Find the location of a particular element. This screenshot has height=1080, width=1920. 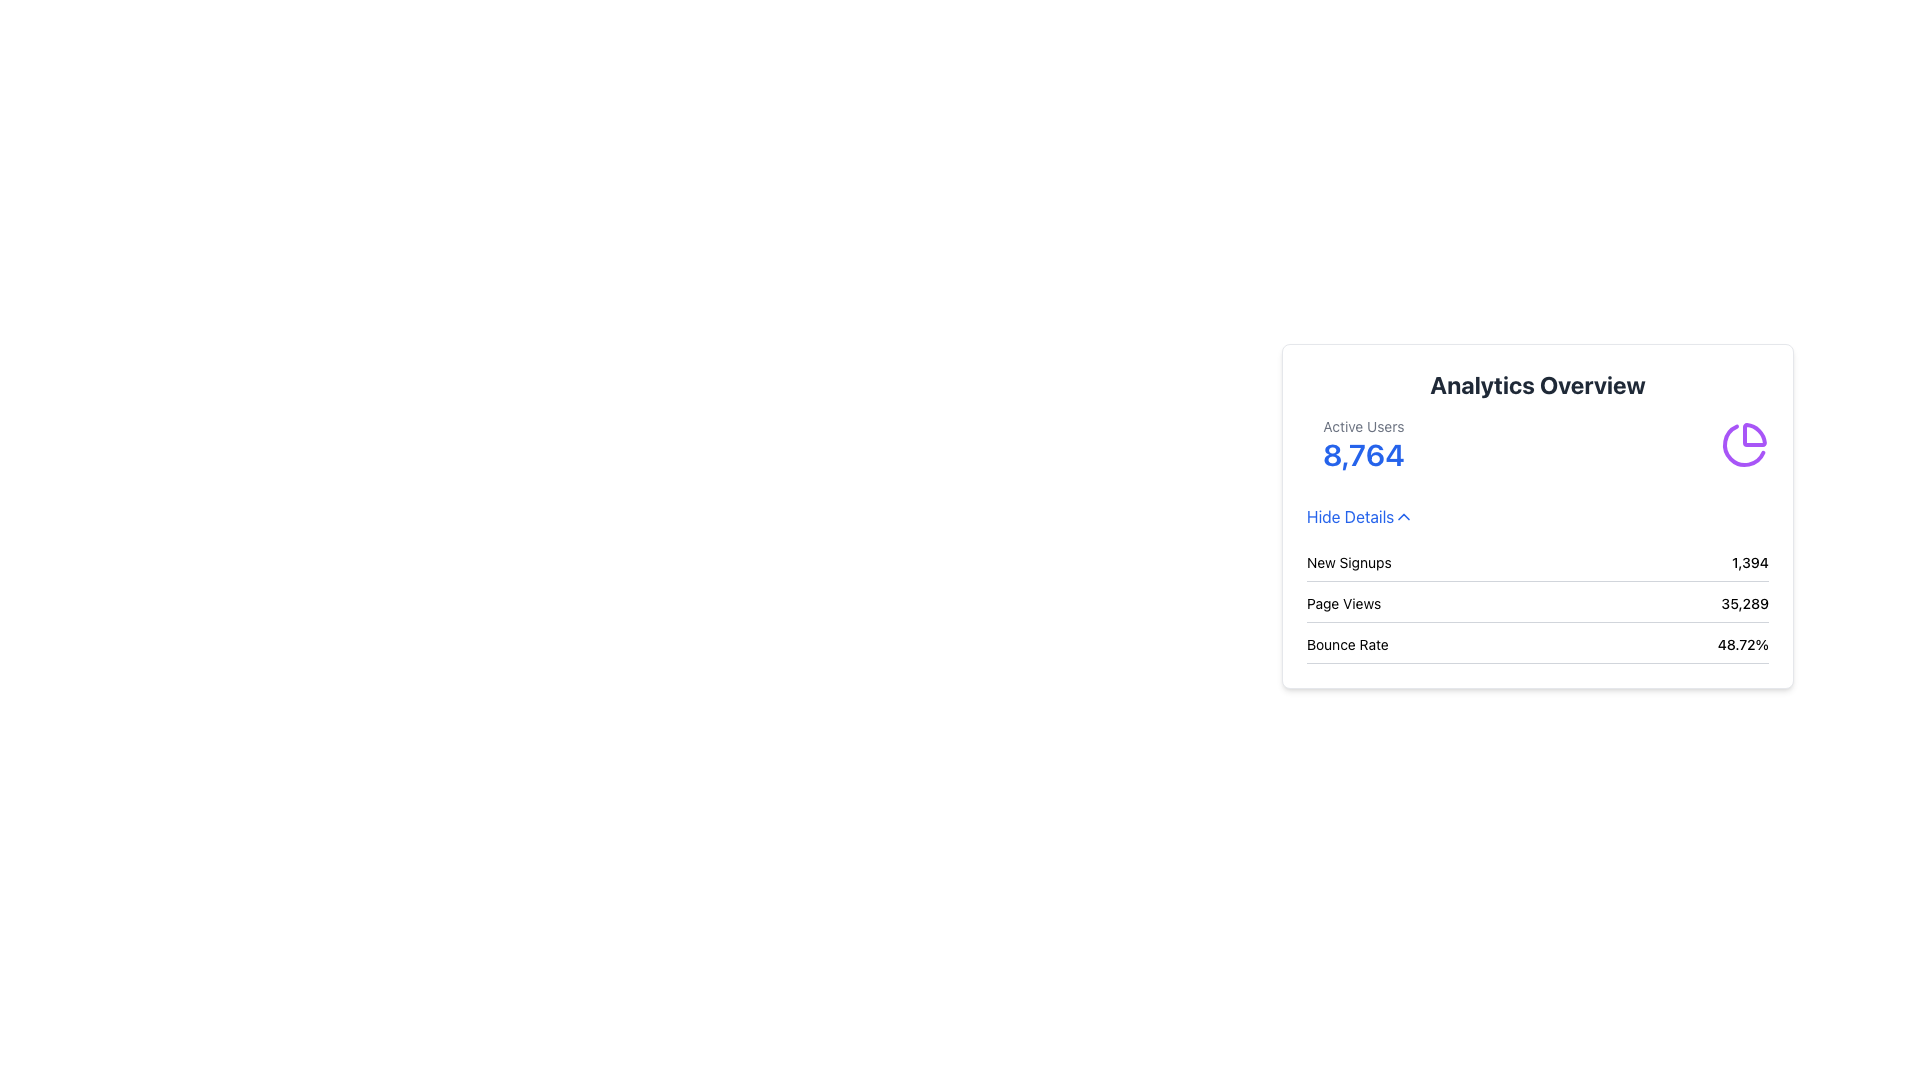

the label located at the bottom left of the 'Analytics Overview' card that describes the adjacent percentage value is located at coordinates (1347, 644).